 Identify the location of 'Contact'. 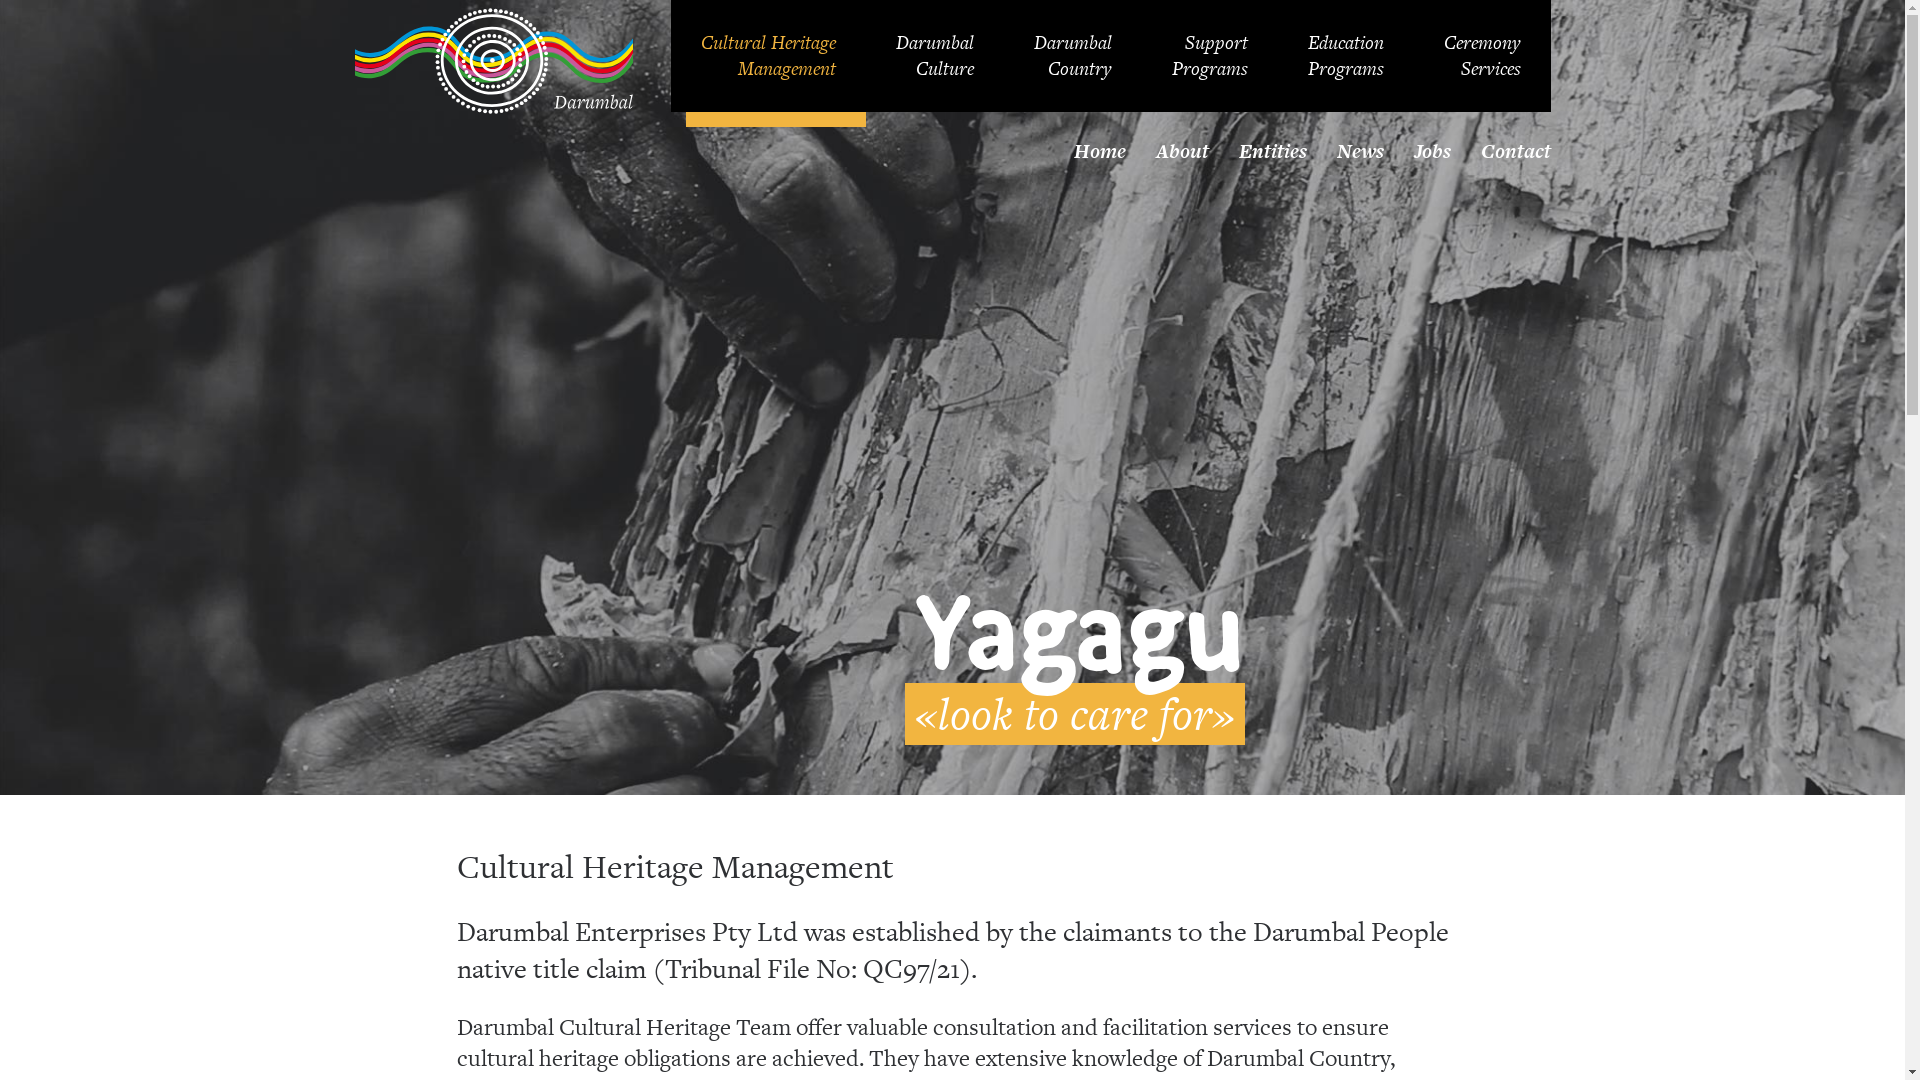
(1516, 150).